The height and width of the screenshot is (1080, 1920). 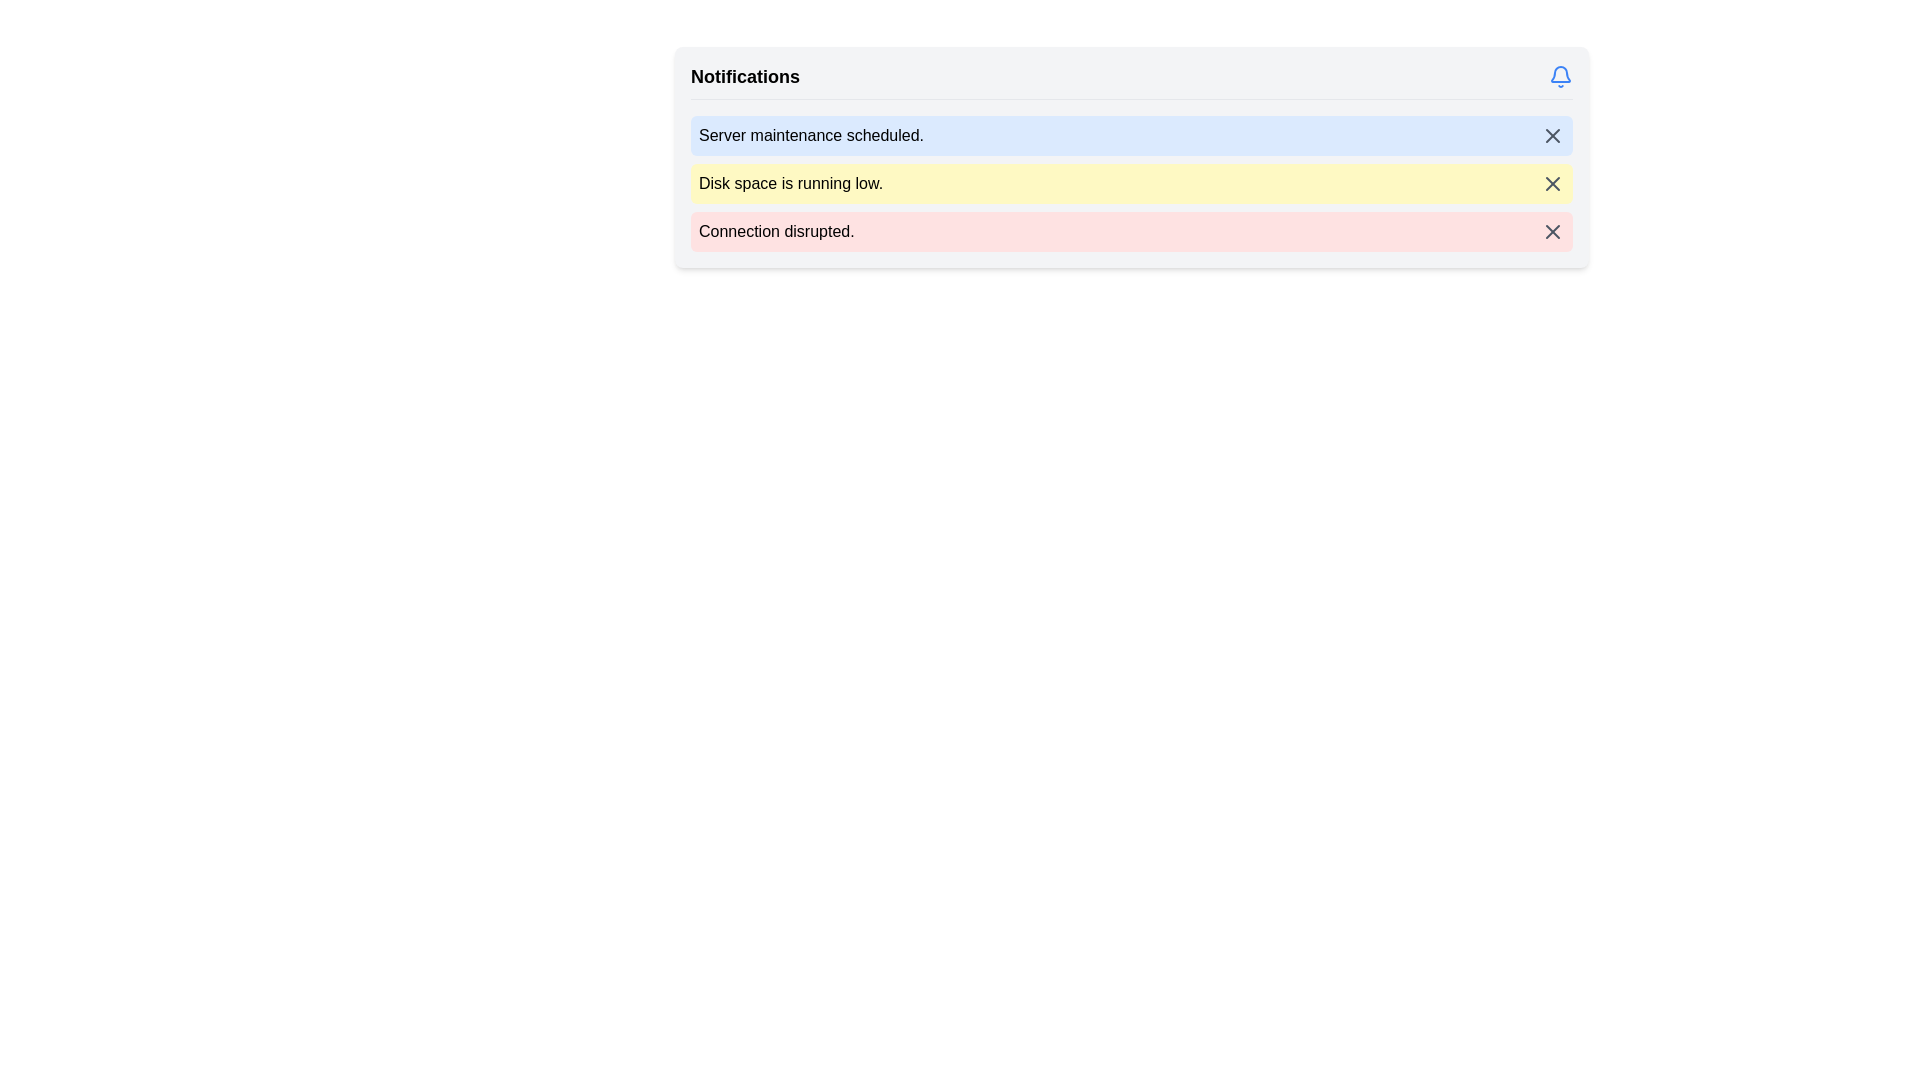 I want to click on notification text from the notification item with a light blue background that states 'Server maintenance scheduled.', so click(x=1132, y=156).